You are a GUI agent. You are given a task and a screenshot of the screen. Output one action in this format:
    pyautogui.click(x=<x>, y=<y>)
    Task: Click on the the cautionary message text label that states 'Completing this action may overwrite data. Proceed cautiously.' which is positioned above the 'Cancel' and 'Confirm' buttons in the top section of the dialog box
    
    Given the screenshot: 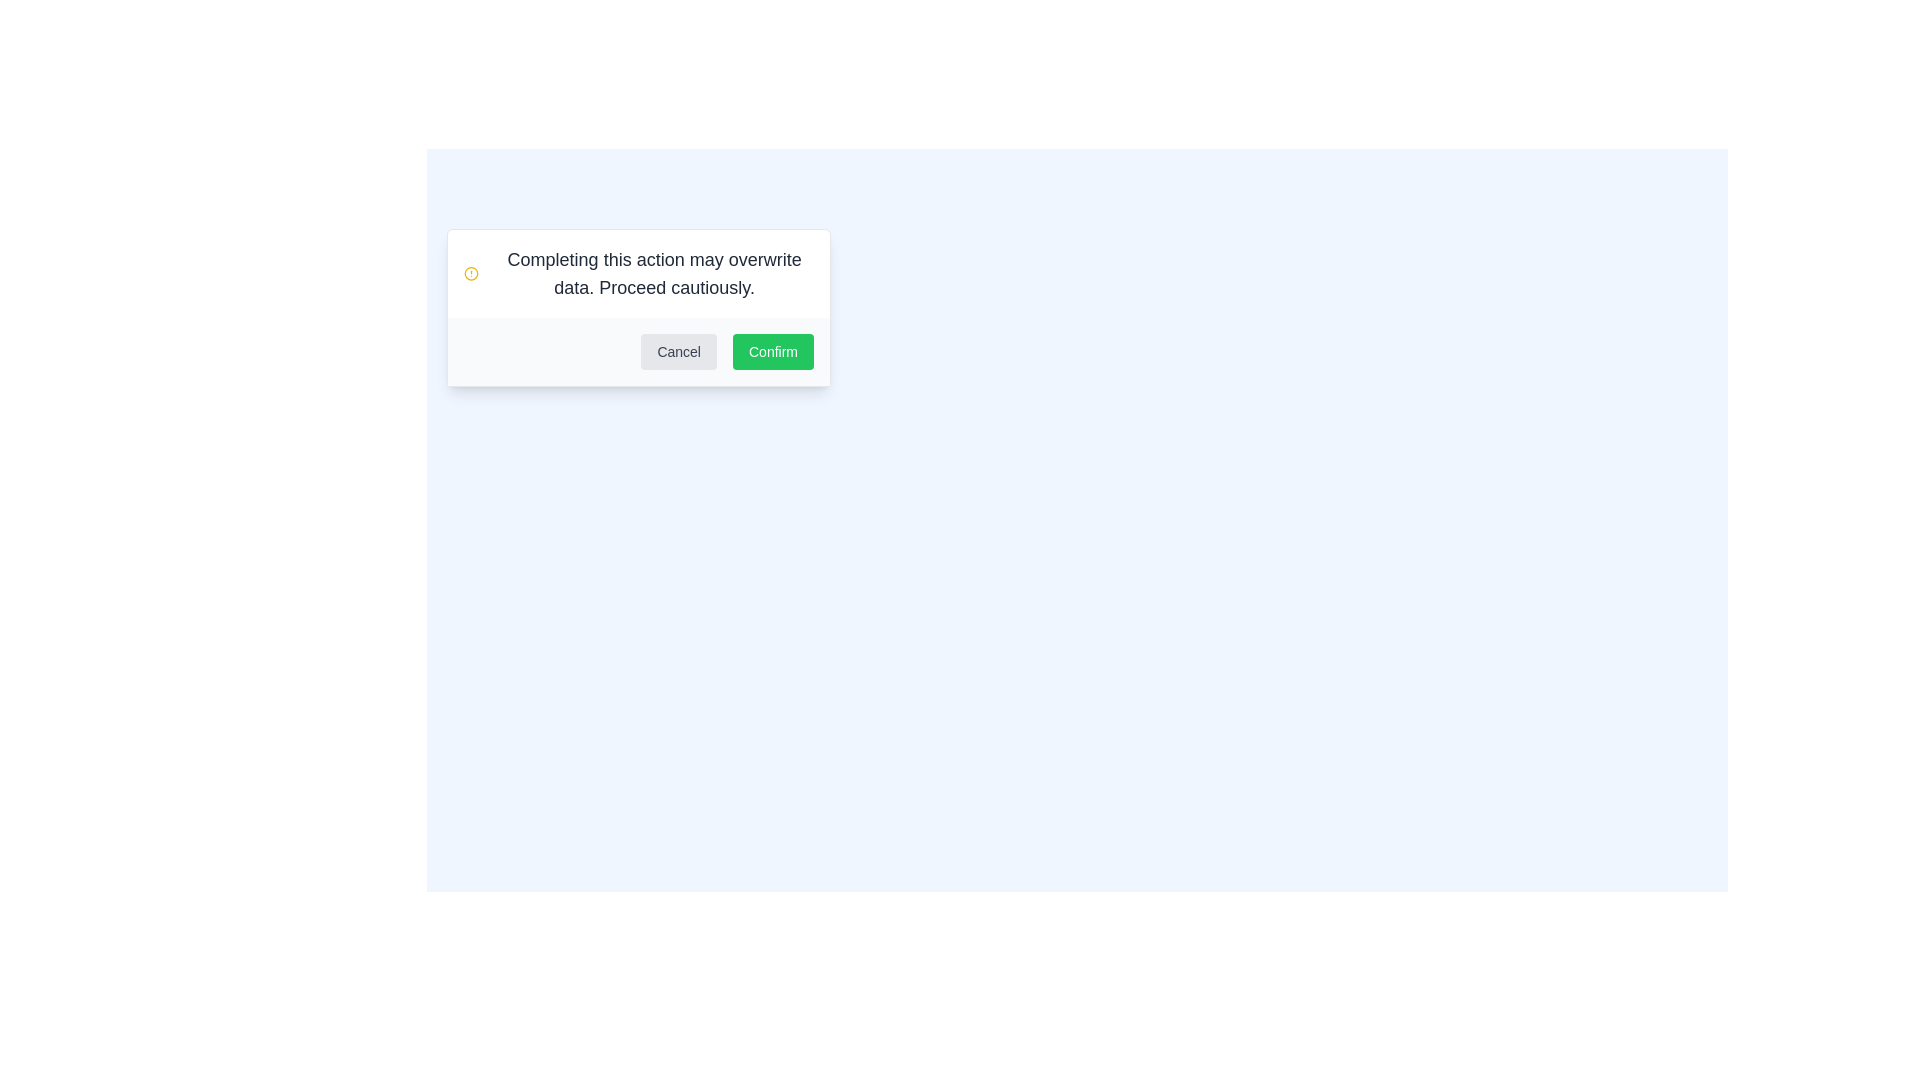 What is the action you would take?
    pyautogui.click(x=654, y=273)
    